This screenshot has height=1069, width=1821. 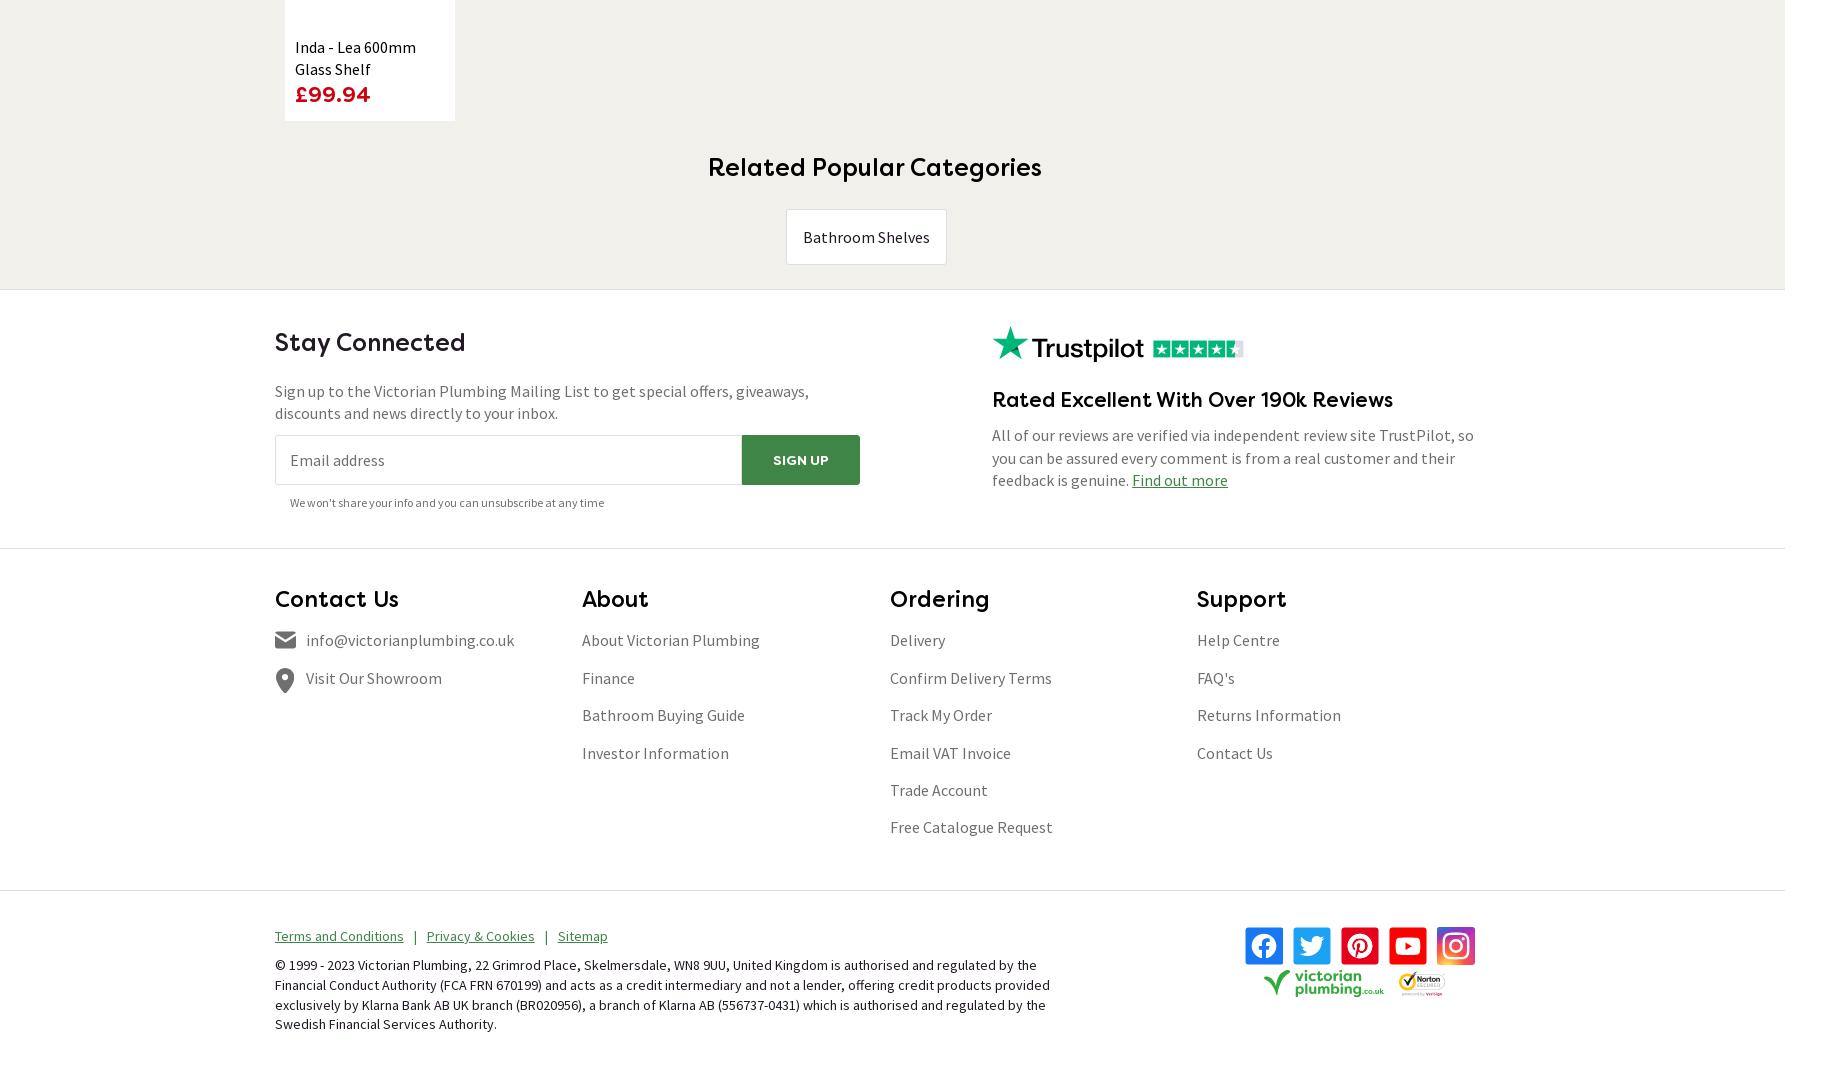 What do you see at coordinates (1232, 456) in the screenshot?
I see `'All of our reviews are verified via independent review site TrustPilot, so you can be assured every comment is from a real customer and their feedback is genuine.'` at bounding box center [1232, 456].